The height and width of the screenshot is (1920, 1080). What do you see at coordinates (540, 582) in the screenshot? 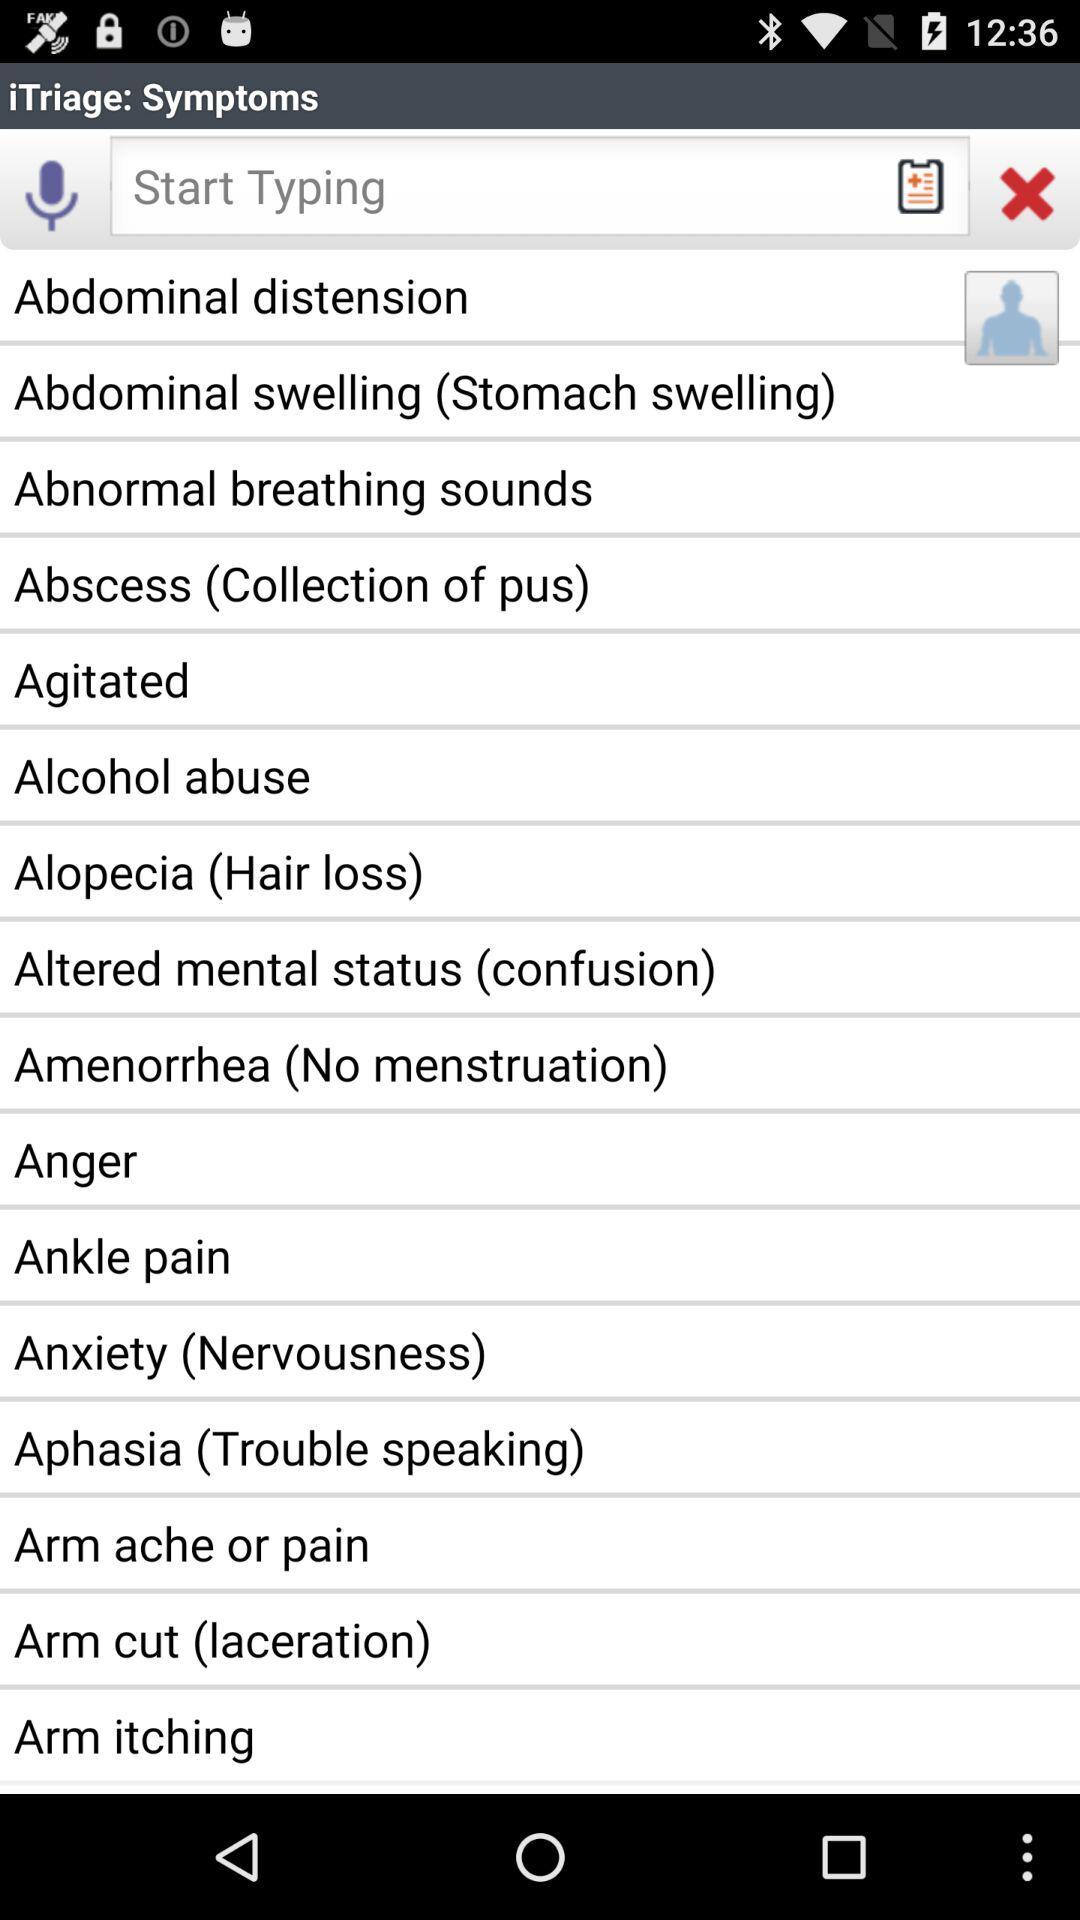
I see `abscess collection of item` at bounding box center [540, 582].